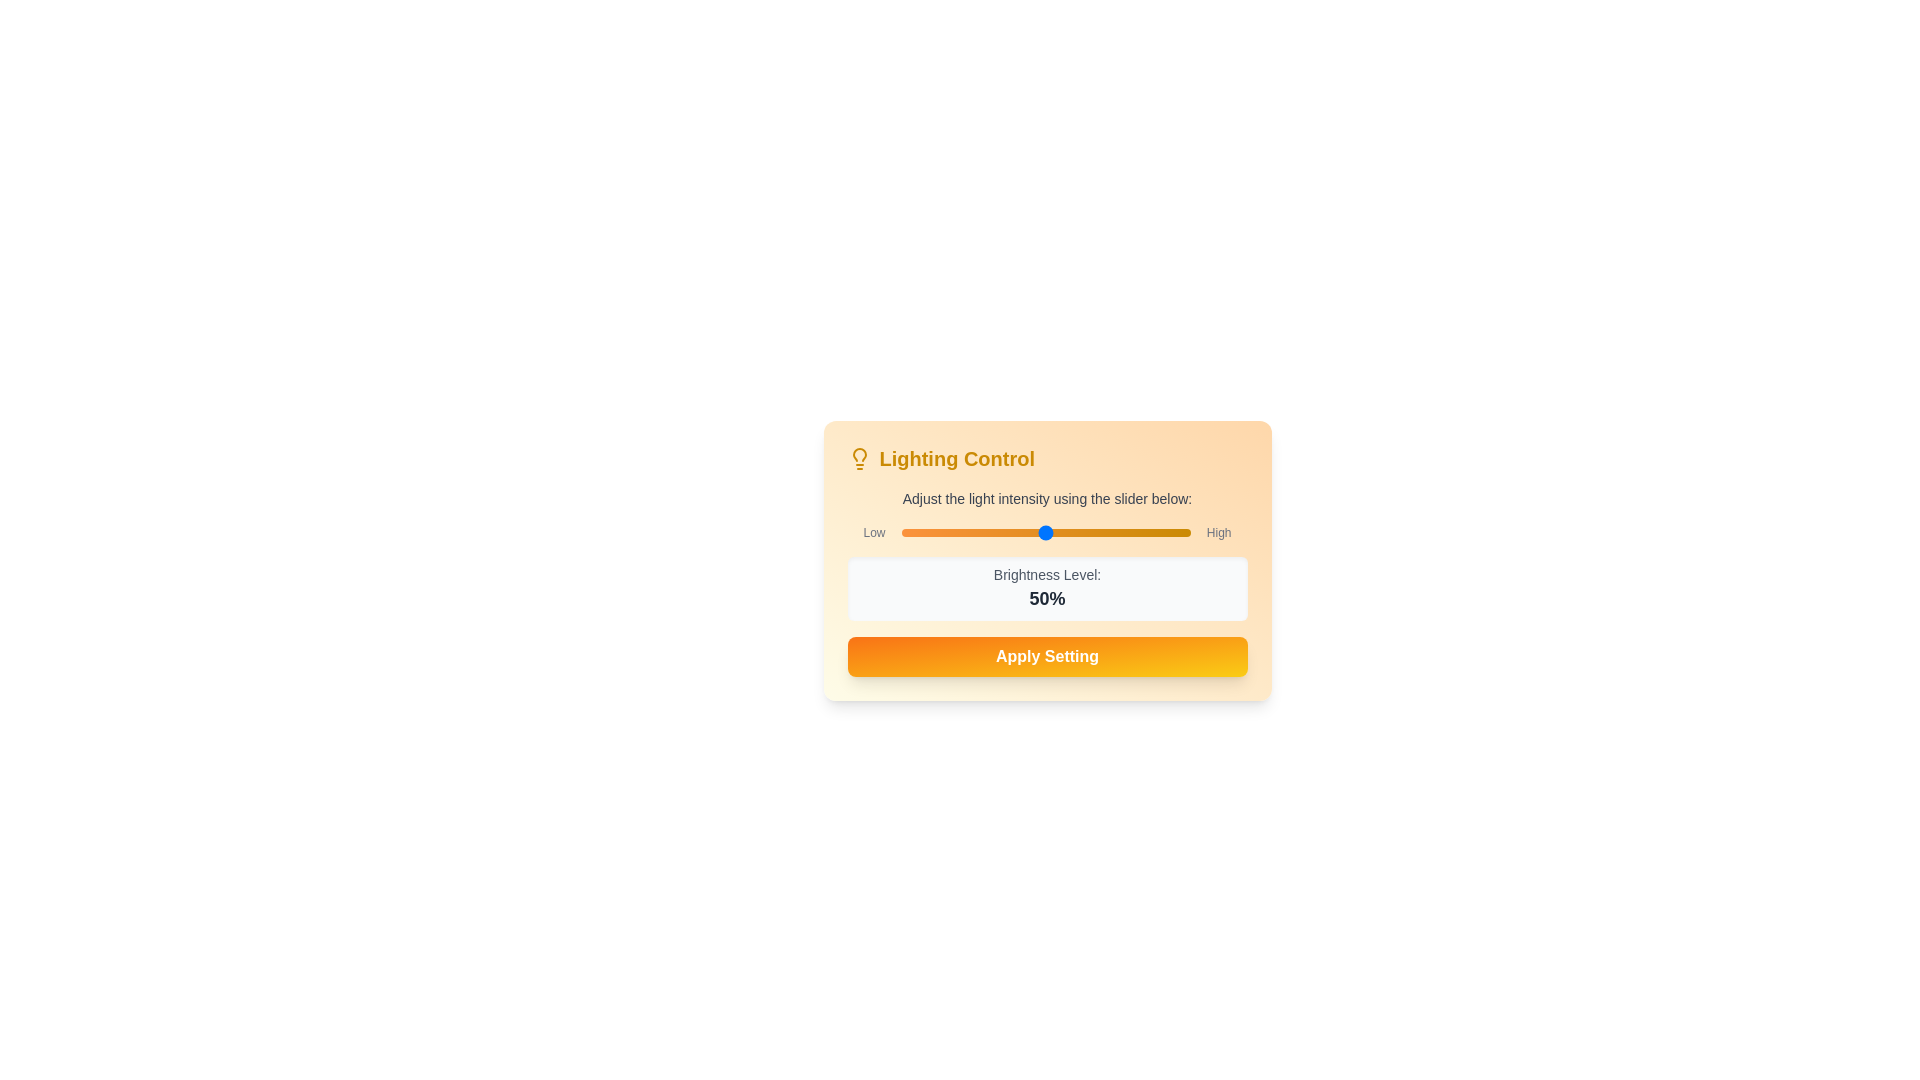 The height and width of the screenshot is (1080, 1920). Describe the element at coordinates (859, 459) in the screenshot. I see `the lightbulb icon located to the left of the 'Lighting Control' text, which is styled in a flat design and rendered in yellow` at that location.